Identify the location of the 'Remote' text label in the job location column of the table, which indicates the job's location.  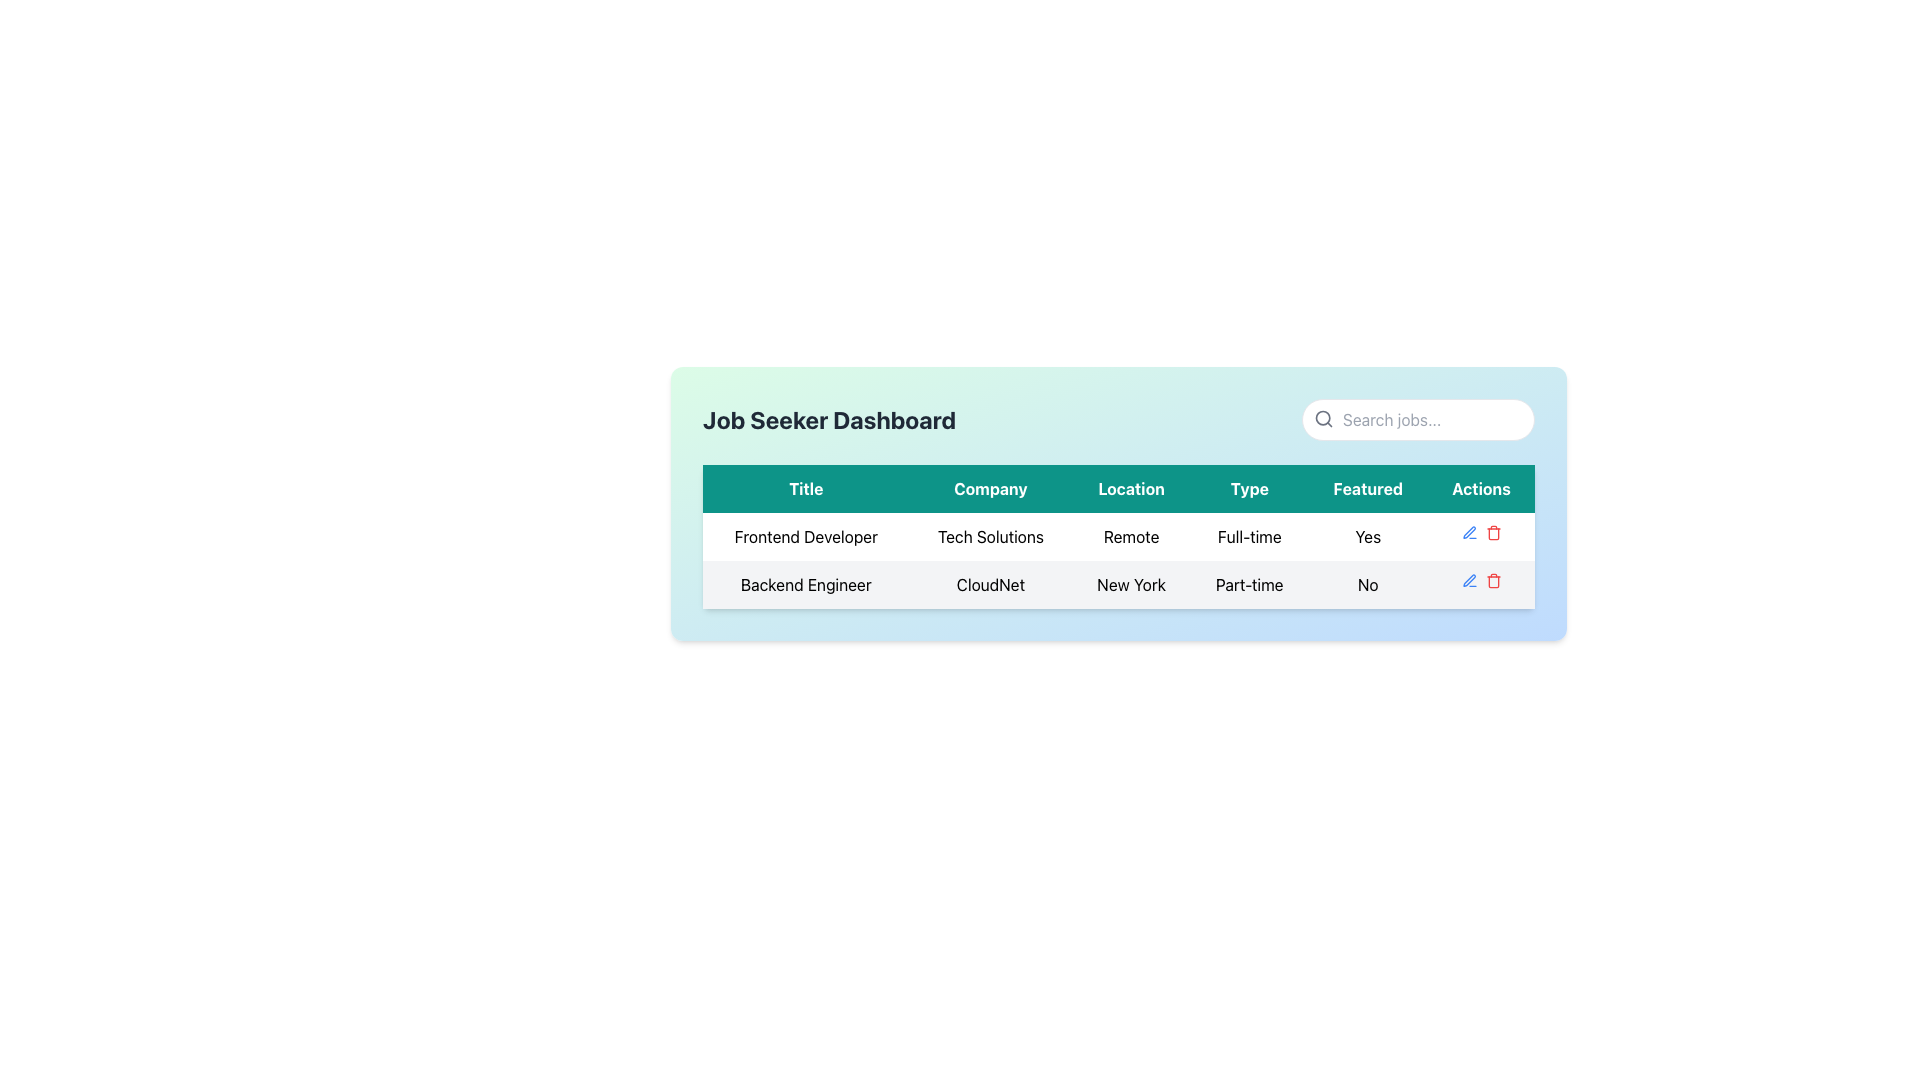
(1131, 535).